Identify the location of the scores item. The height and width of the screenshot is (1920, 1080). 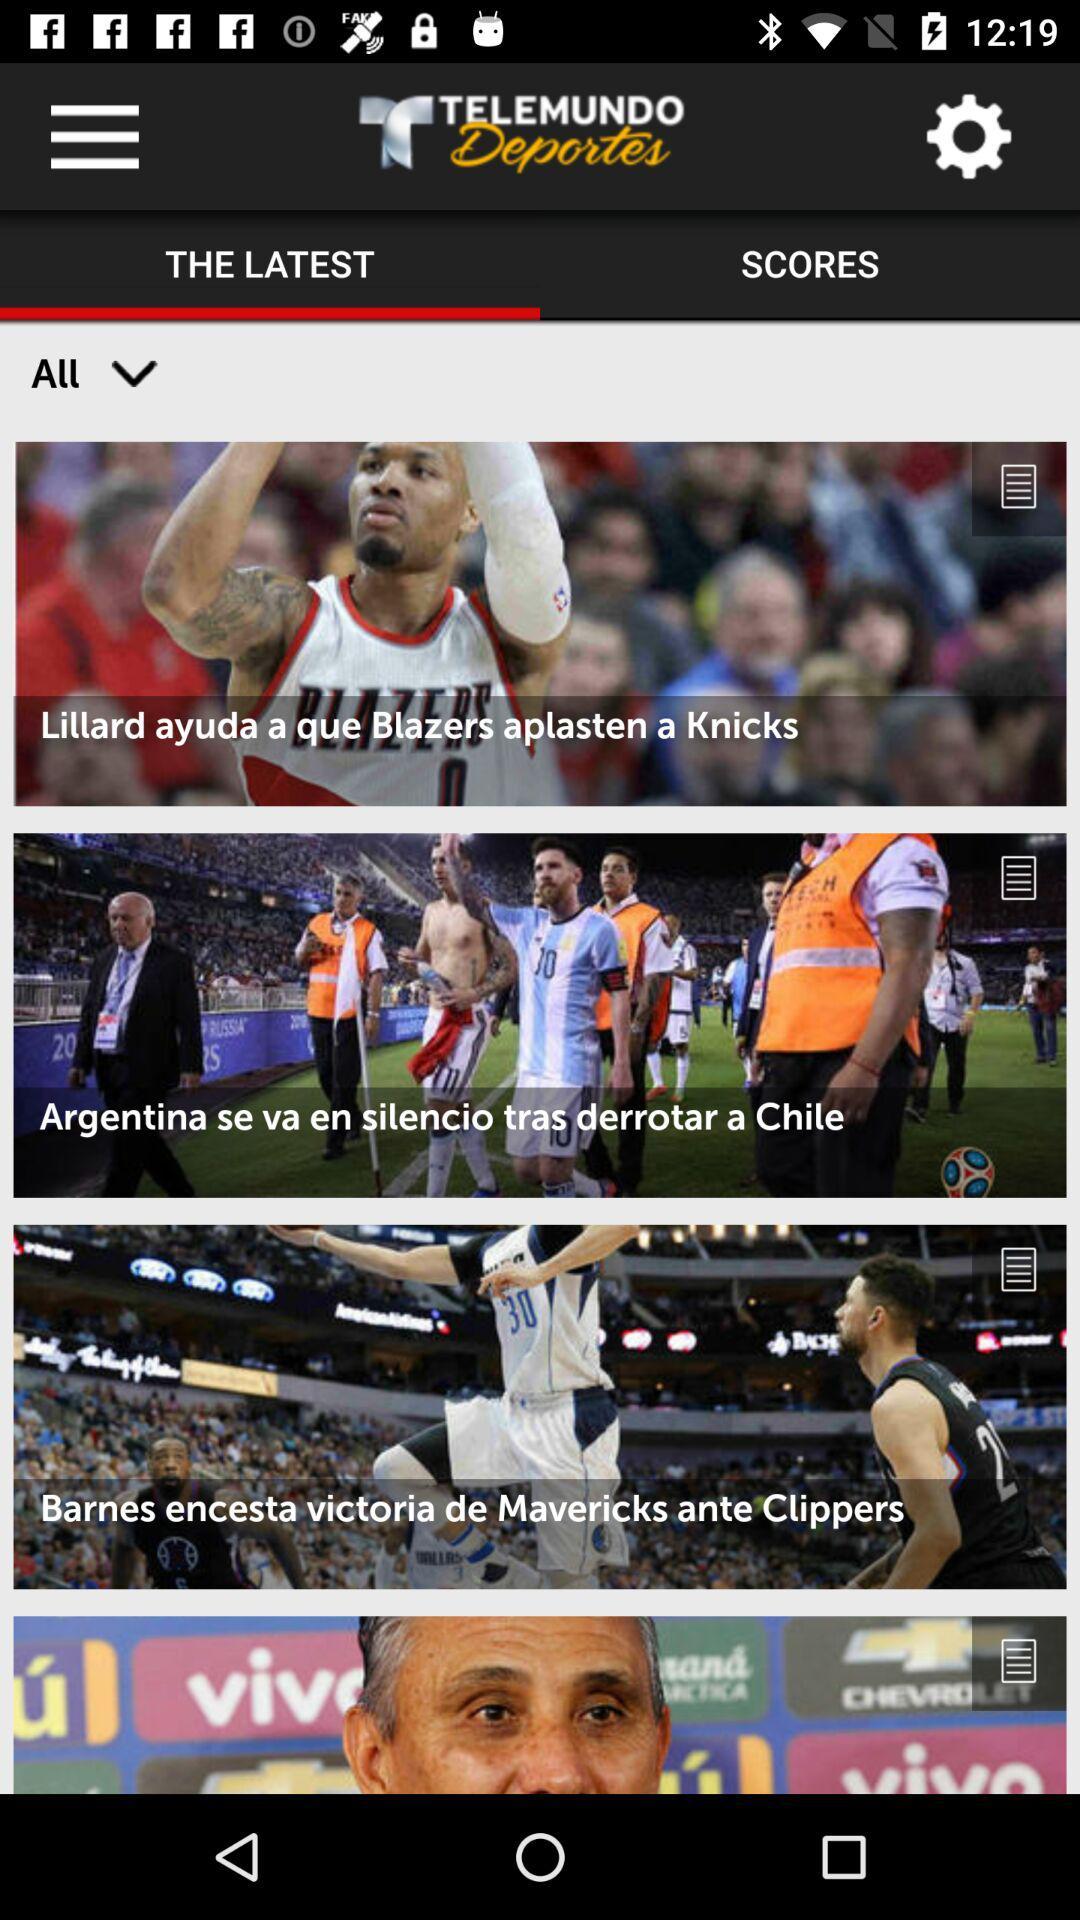
(810, 264).